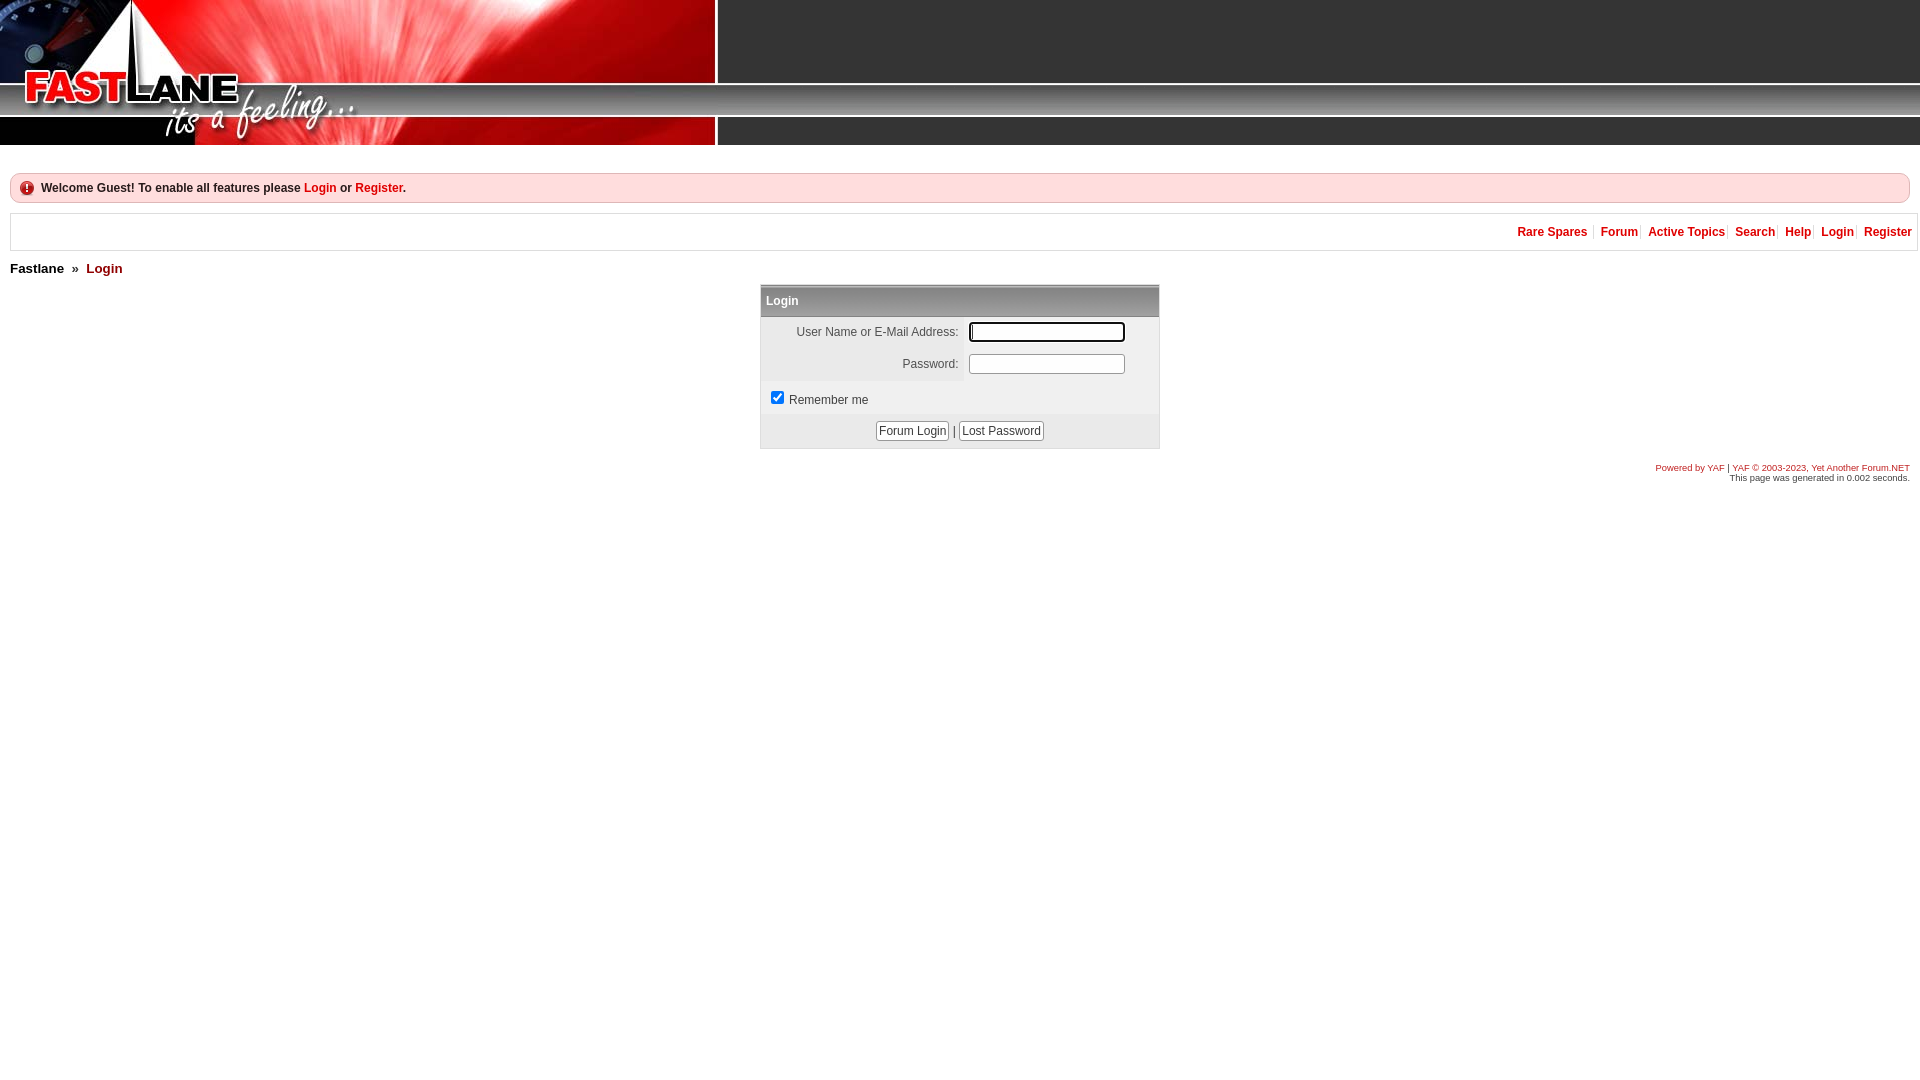  I want to click on 'Forum Login', so click(911, 430).